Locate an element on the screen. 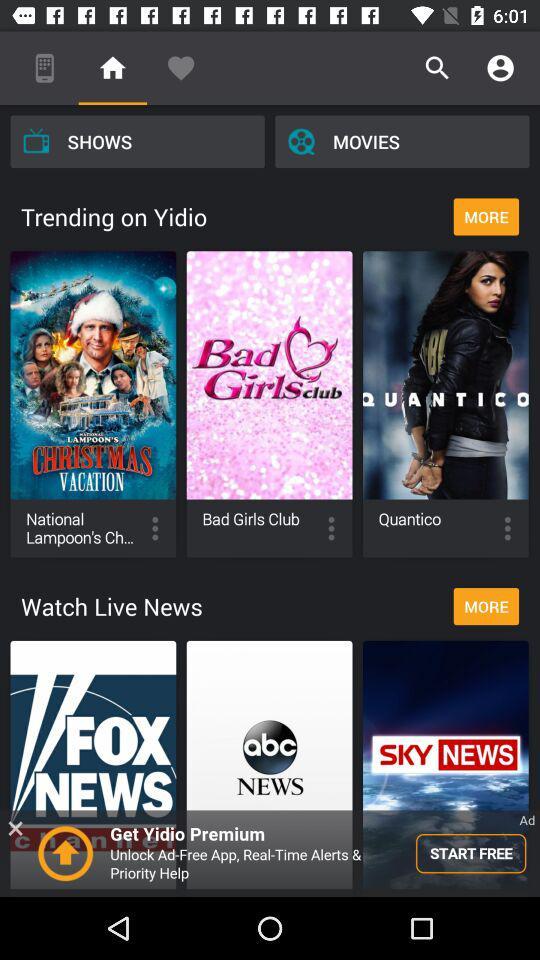 This screenshot has height=960, width=540. icon above the shows is located at coordinates (181, 68).